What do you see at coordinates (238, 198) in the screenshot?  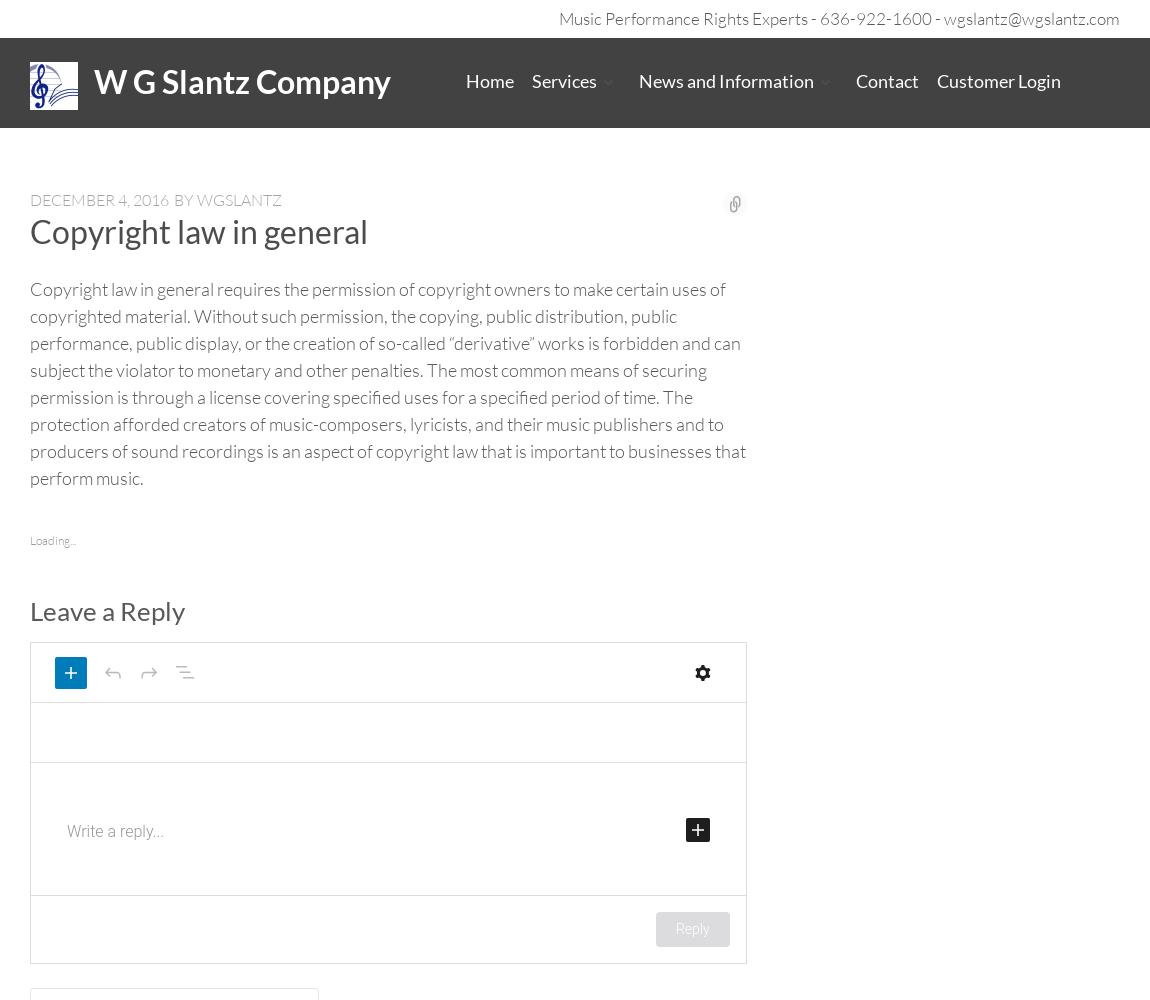 I see `'wgslantz'` at bounding box center [238, 198].